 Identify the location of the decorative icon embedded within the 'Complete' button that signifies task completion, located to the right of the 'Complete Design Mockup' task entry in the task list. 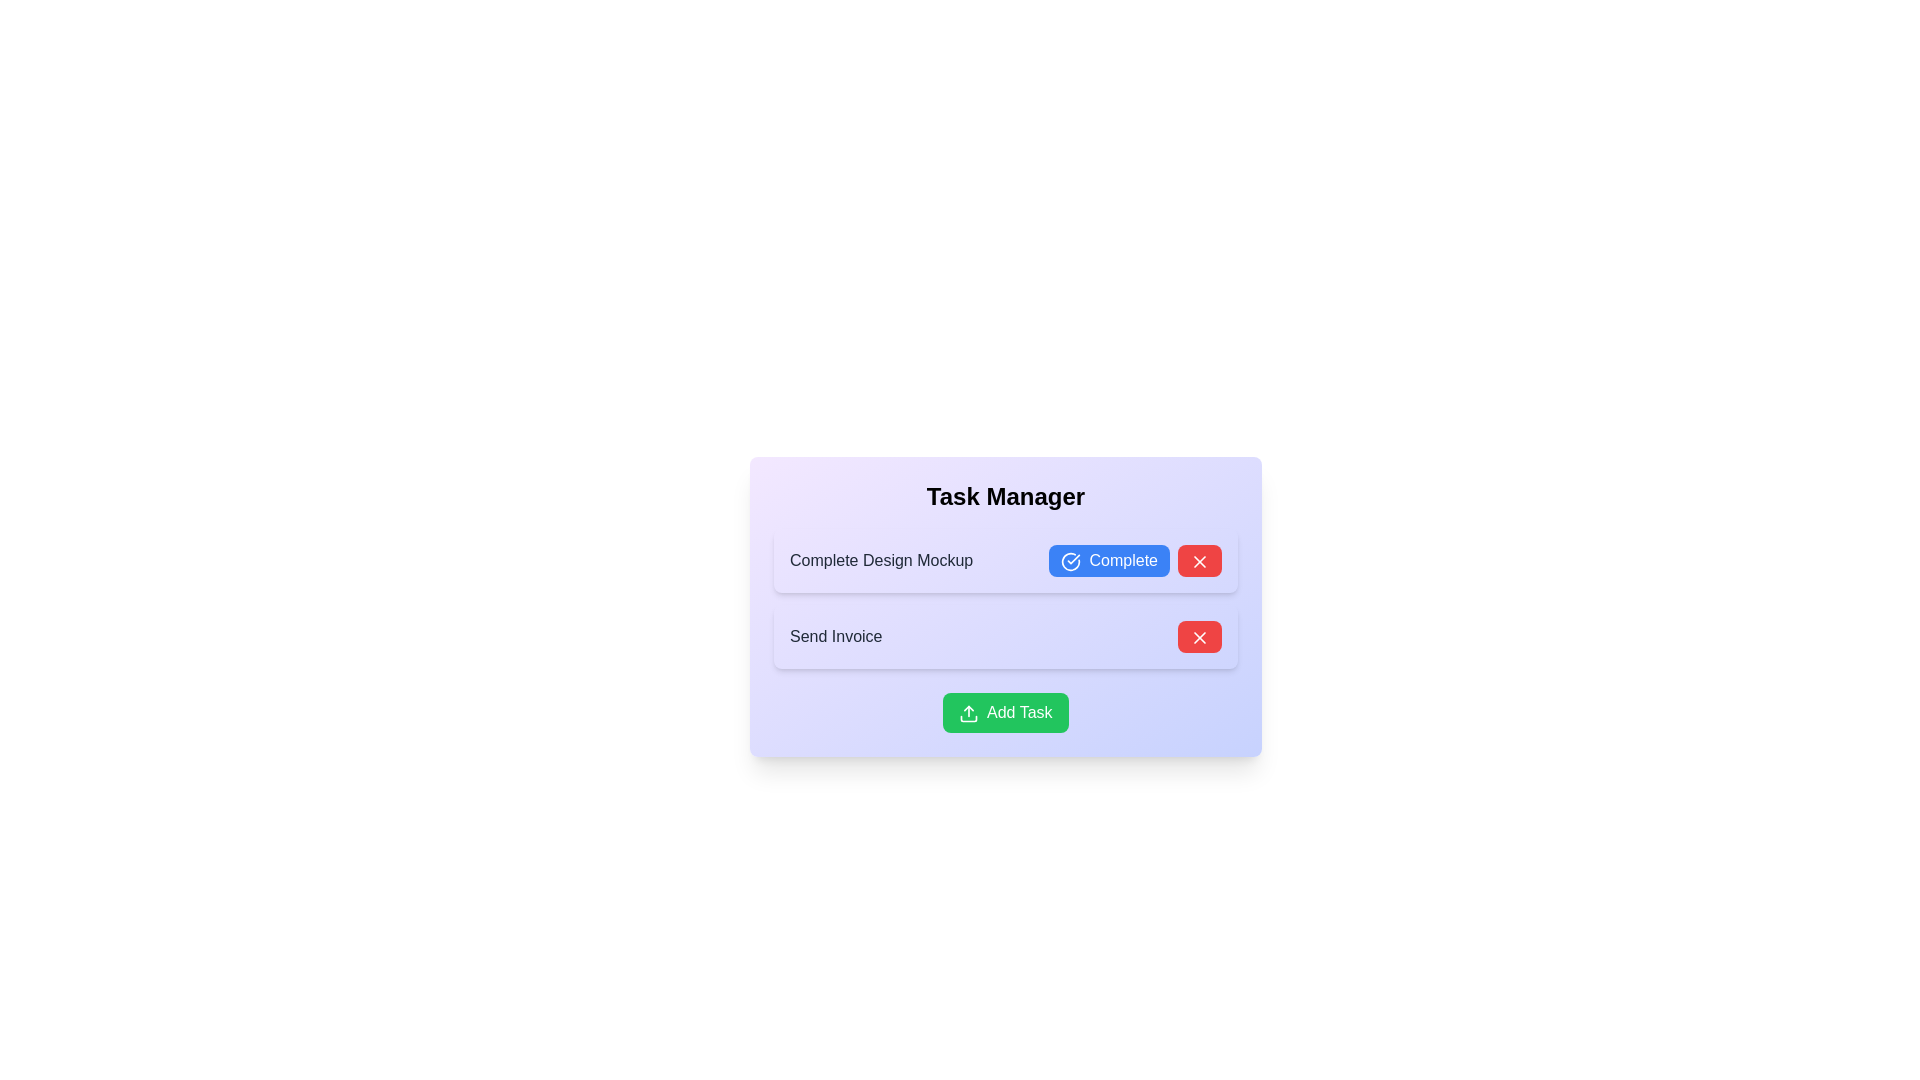
(1070, 561).